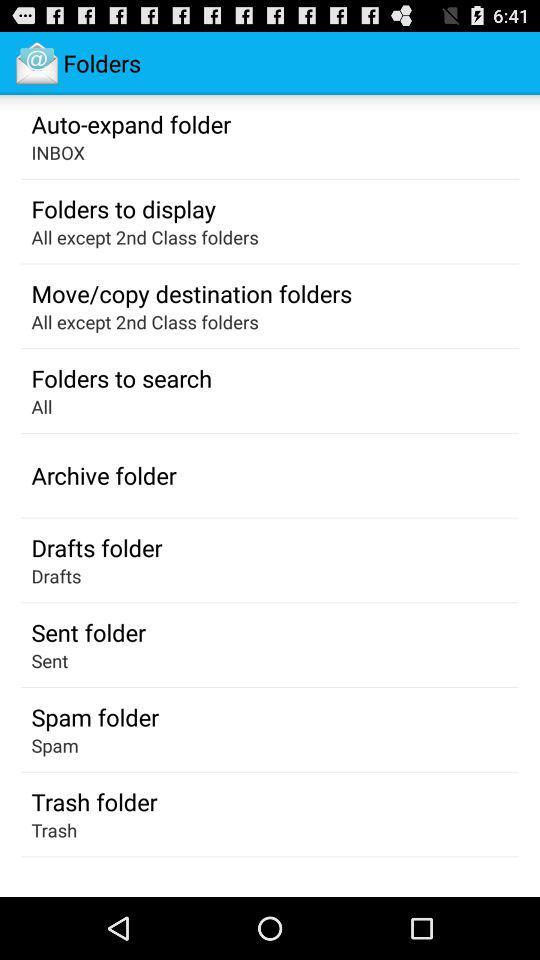  I want to click on the item above inbox icon, so click(131, 122).